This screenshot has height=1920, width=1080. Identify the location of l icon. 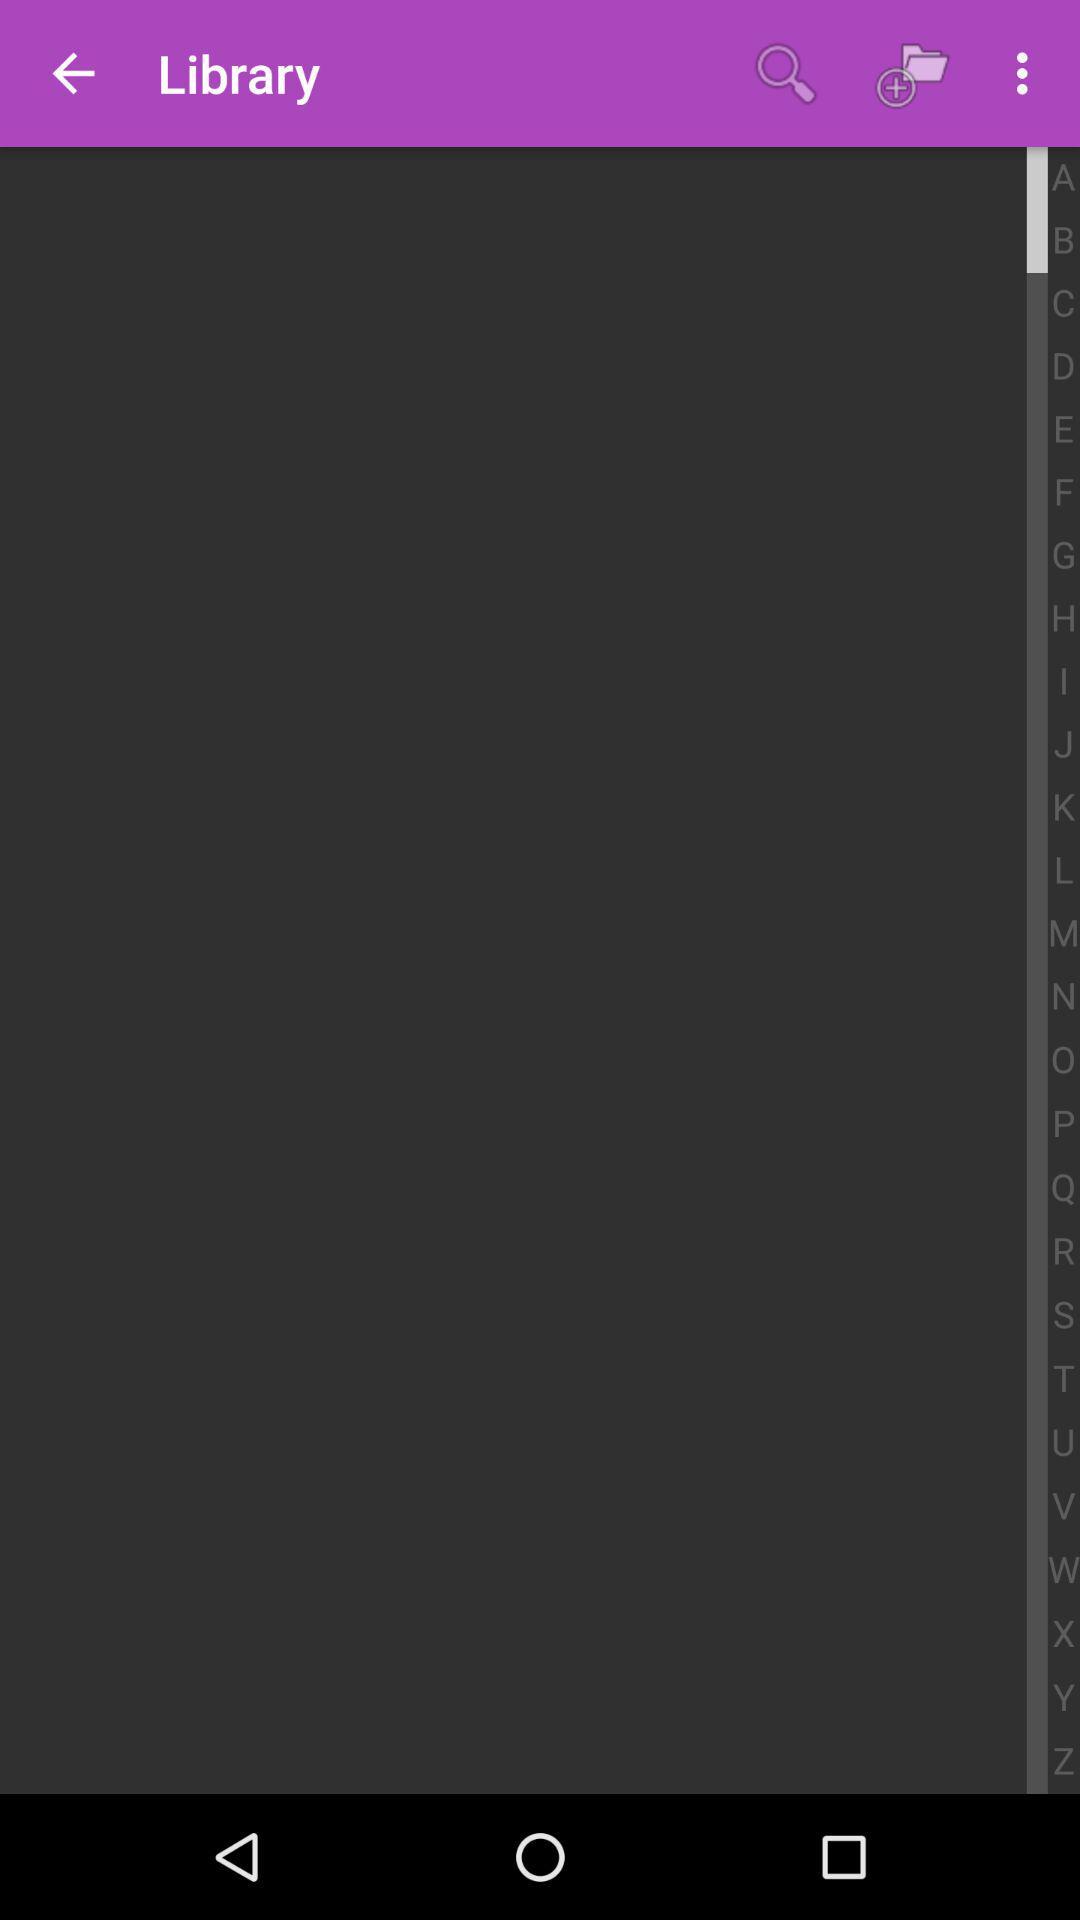
(1062, 871).